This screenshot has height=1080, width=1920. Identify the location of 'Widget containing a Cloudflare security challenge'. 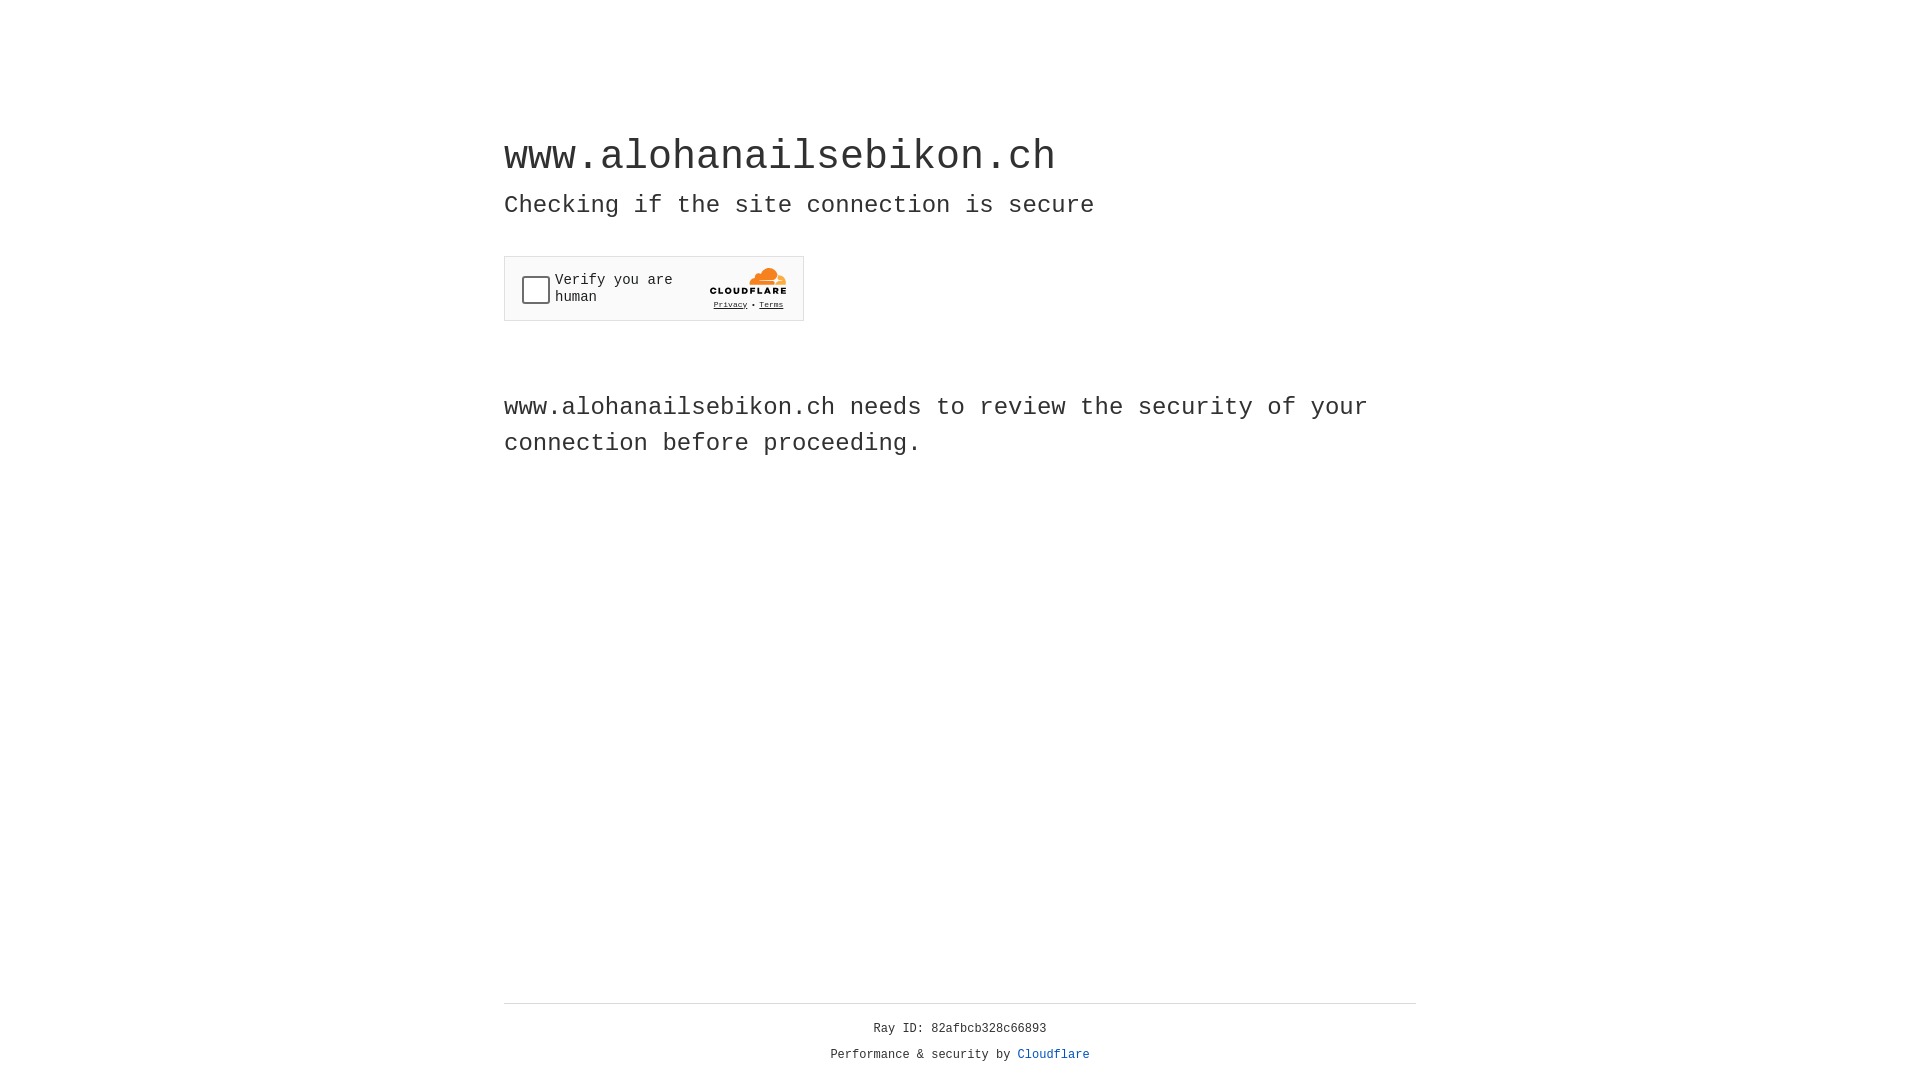
(653, 288).